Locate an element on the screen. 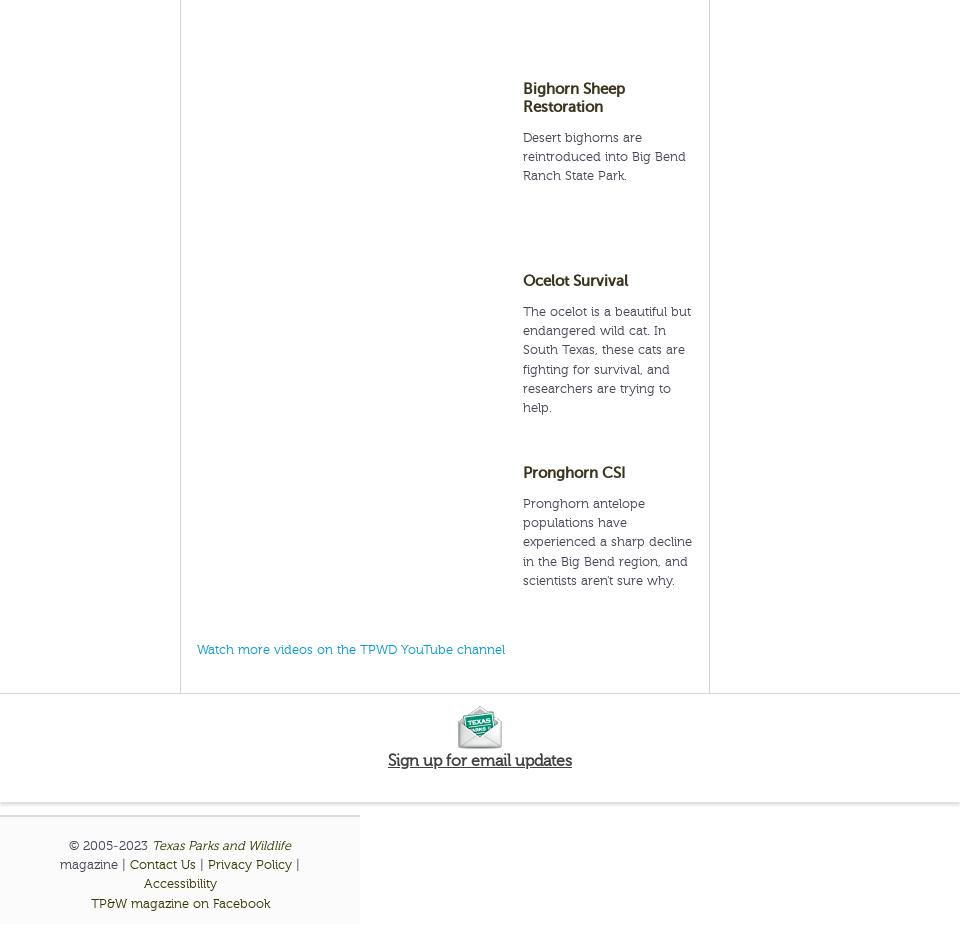 The width and height of the screenshot is (960, 938). 'Pronghorn antelope populations have experienced a sharp decline in the Big Bend region, and scientists aren't sure why.' is located at coordinates (606, 541).